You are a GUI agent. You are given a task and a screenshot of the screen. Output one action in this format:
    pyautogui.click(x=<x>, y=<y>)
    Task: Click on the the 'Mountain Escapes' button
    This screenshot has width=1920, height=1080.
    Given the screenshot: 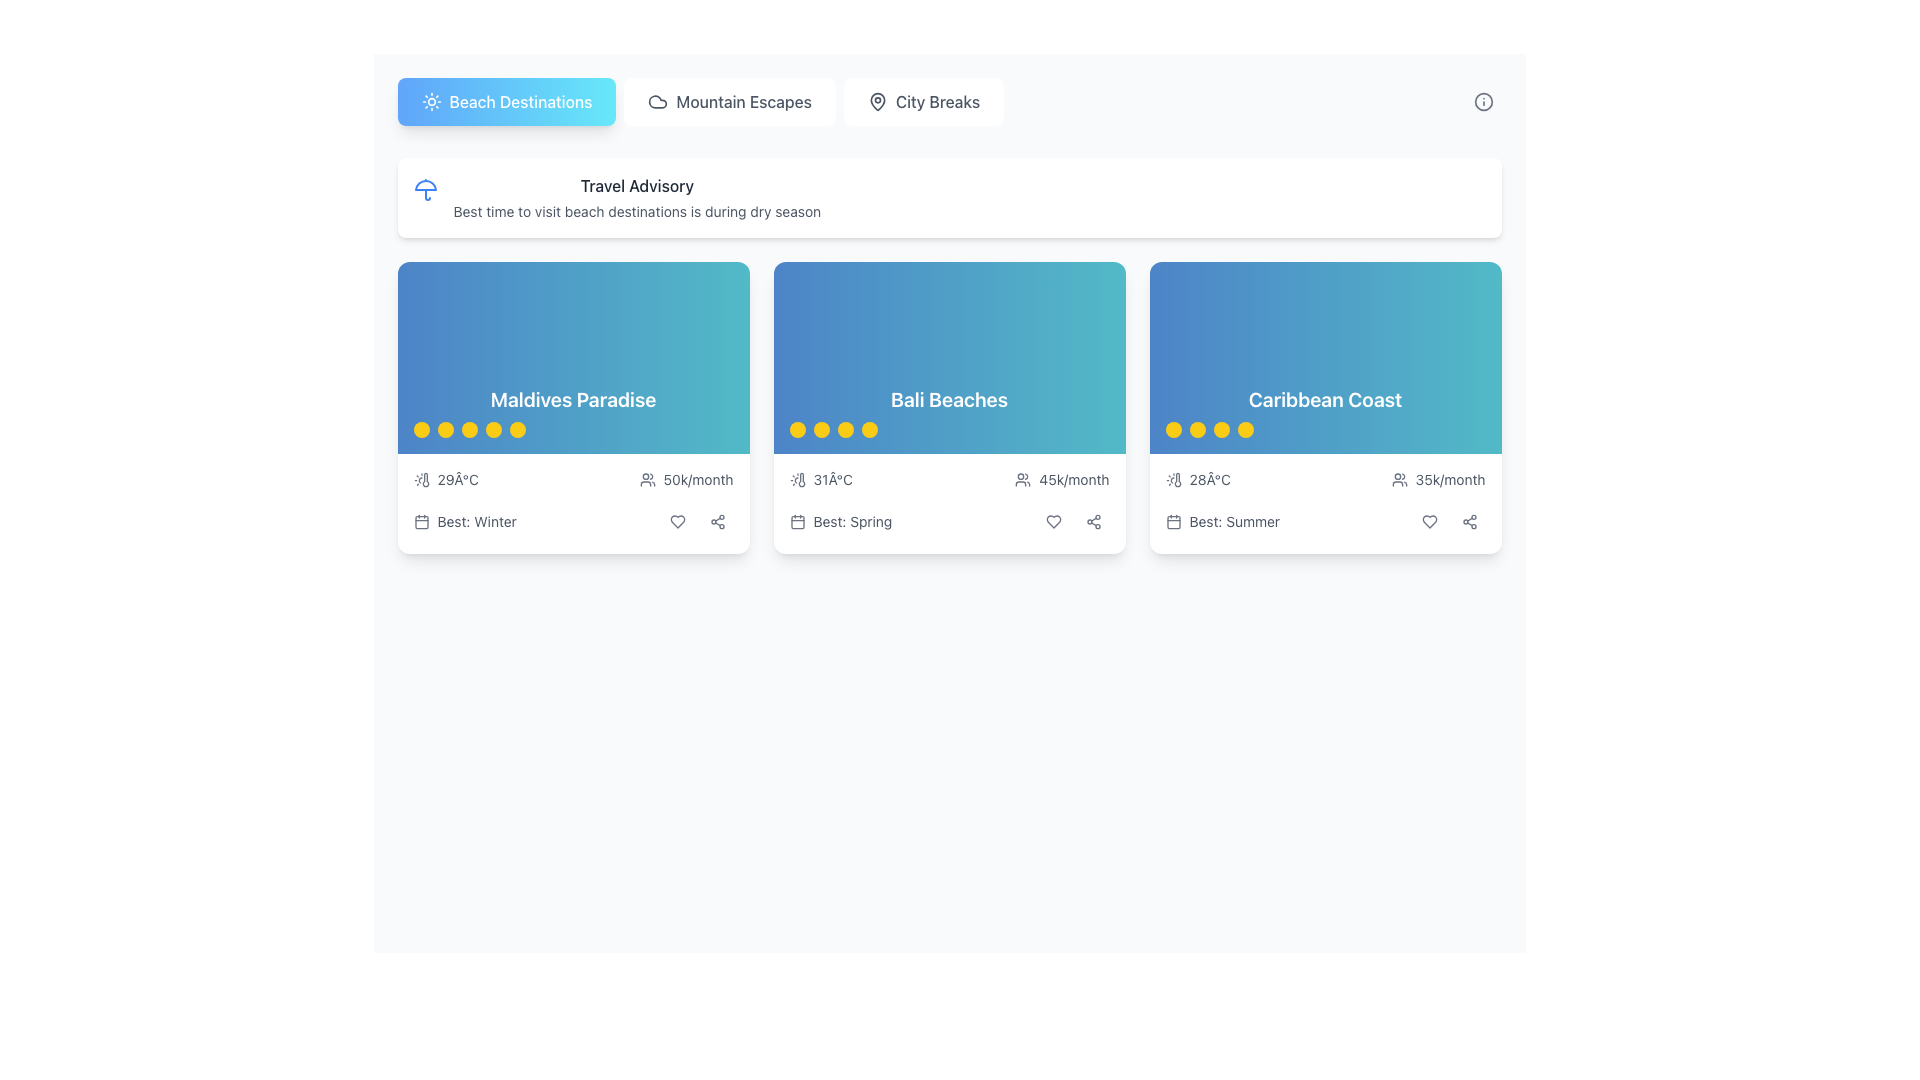 What is the action you would take?
    pyautogui.click(x=729, y=101)
    